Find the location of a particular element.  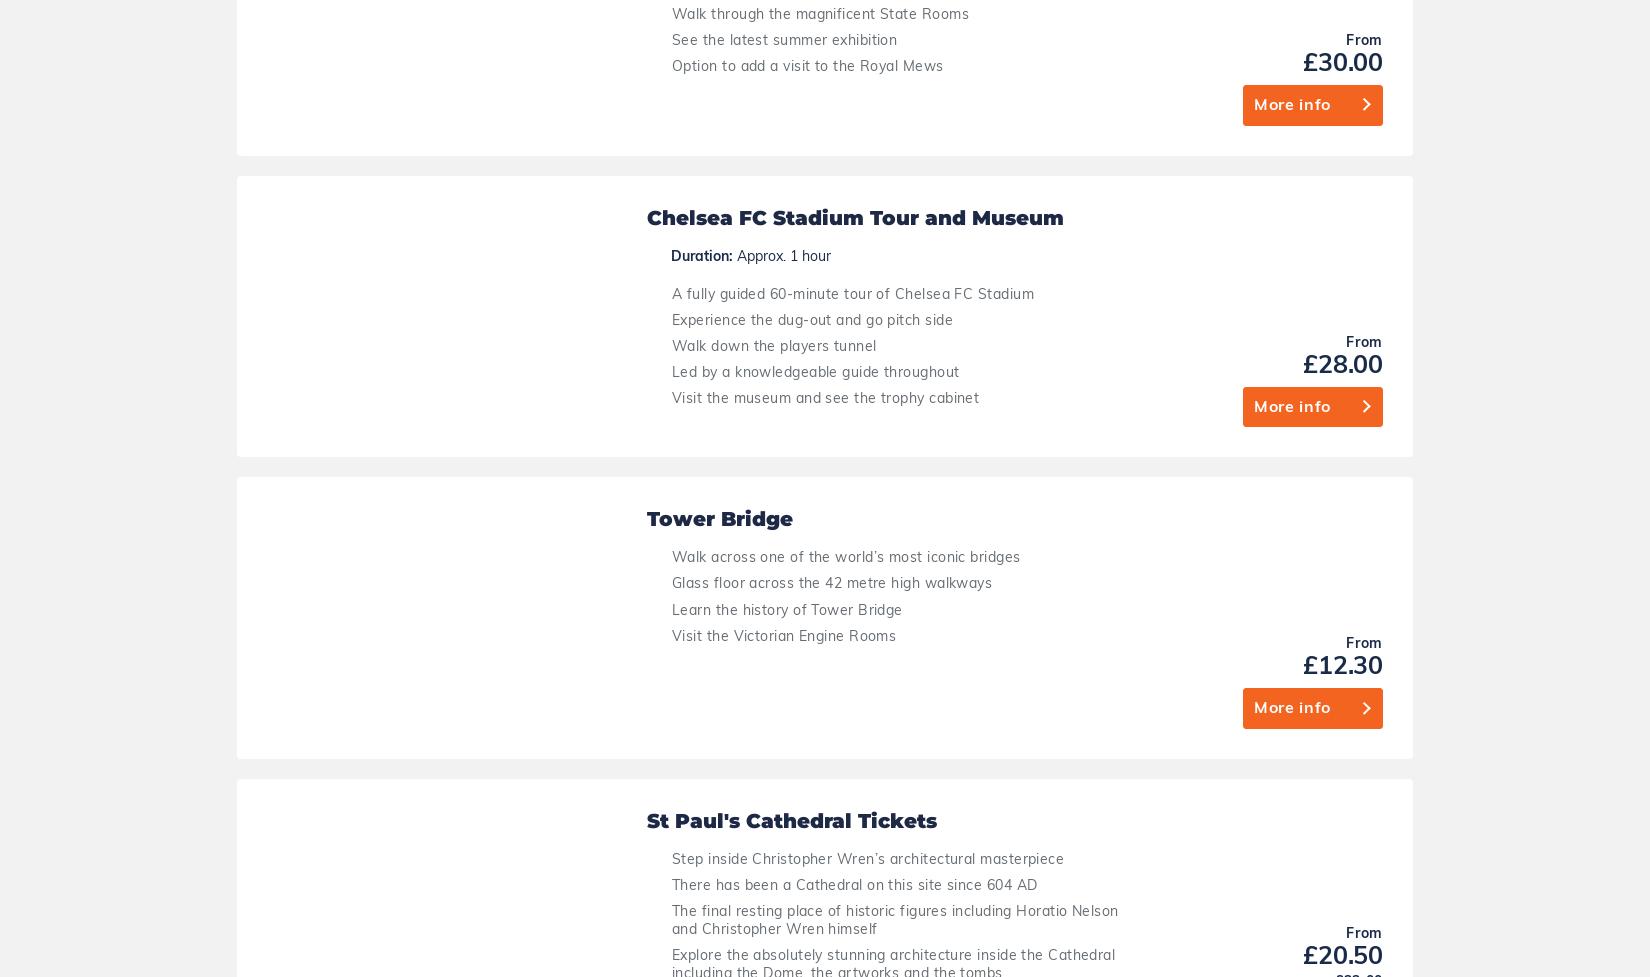

'Take the Tyrant Boat ride & experience the Drop Dead ride' is located at coordinates (808, 892).